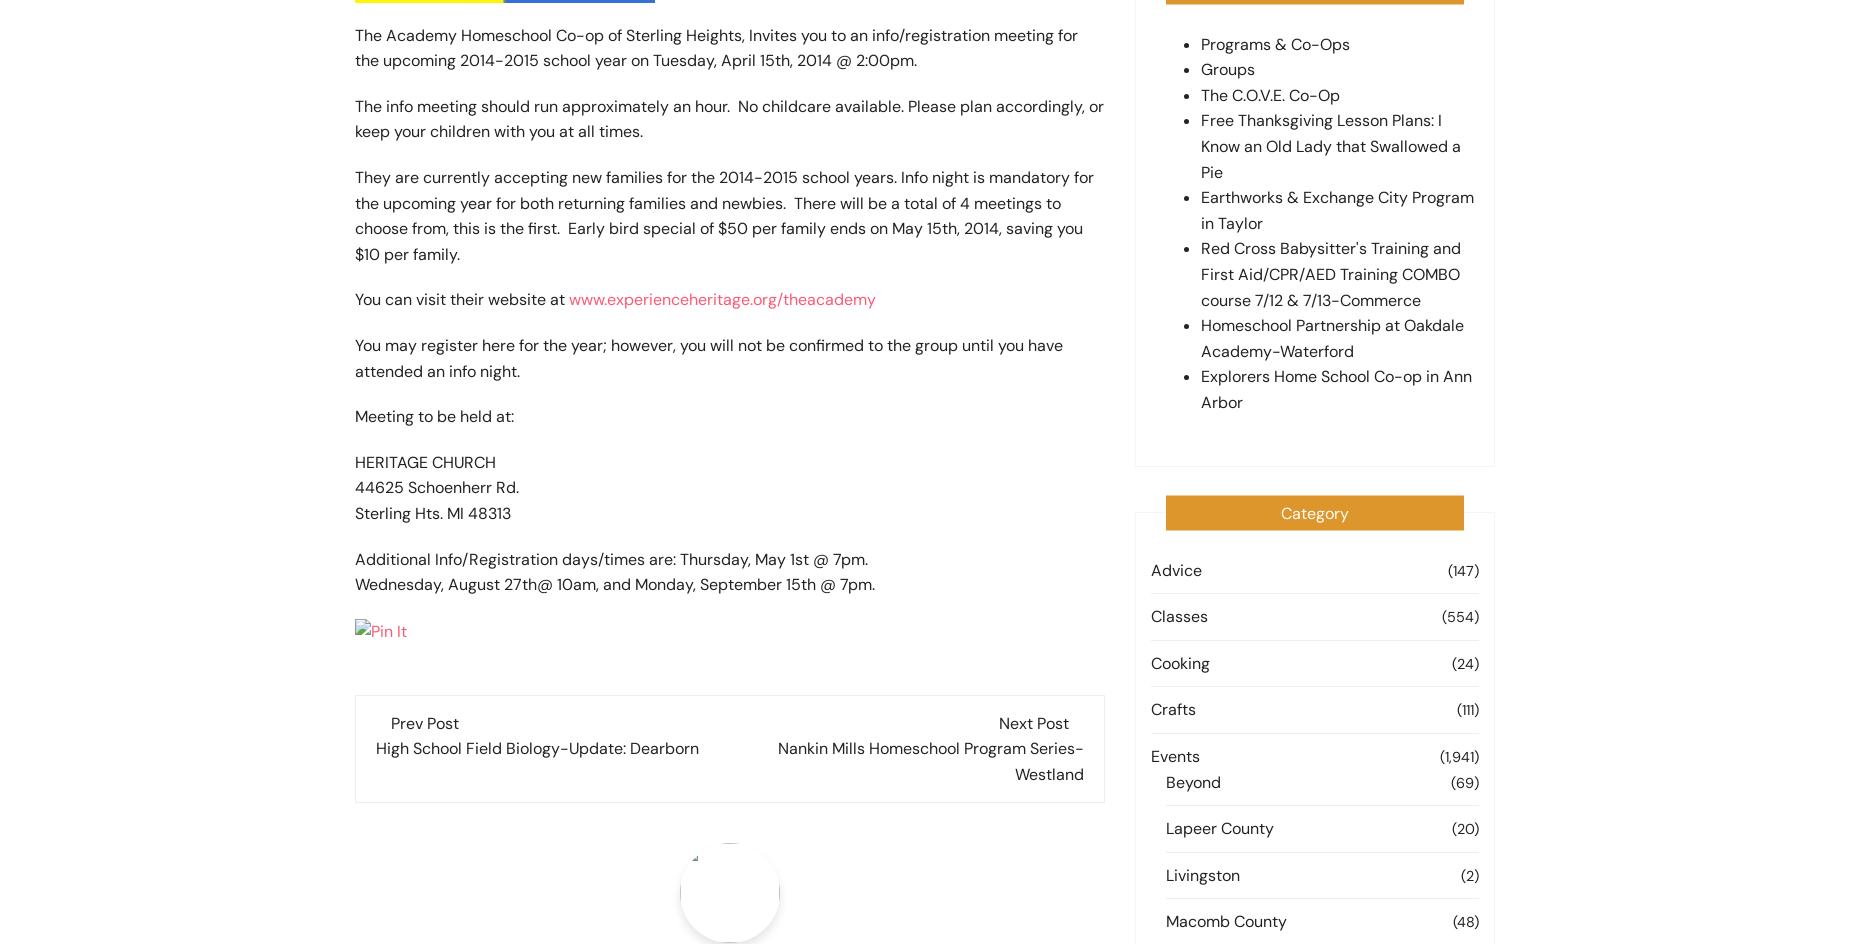 The image size is (1850, 944). What do you see at coordinates (1460, 616) in the screenshot?
I see `'(554)'` at bounding box center [1460, 616].